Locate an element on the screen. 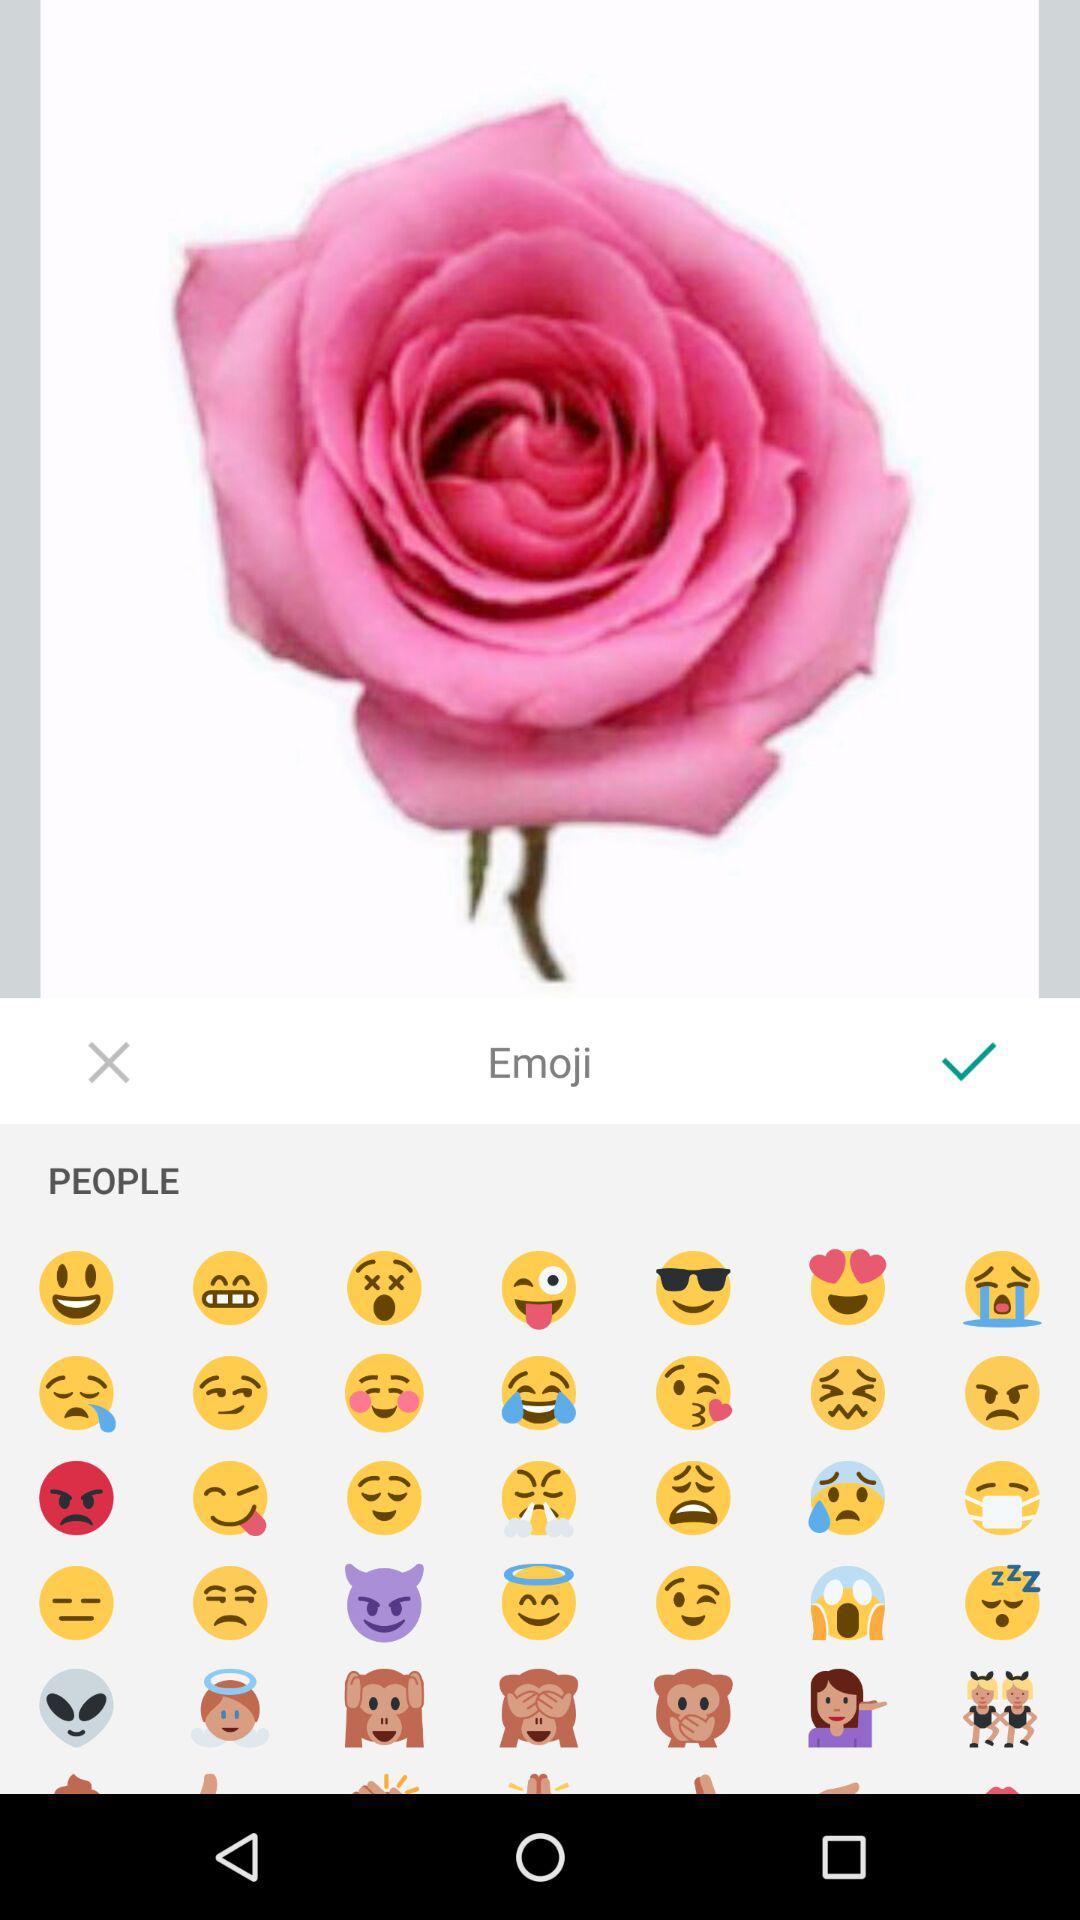  emoji is located at coordinates (1002, 1392).